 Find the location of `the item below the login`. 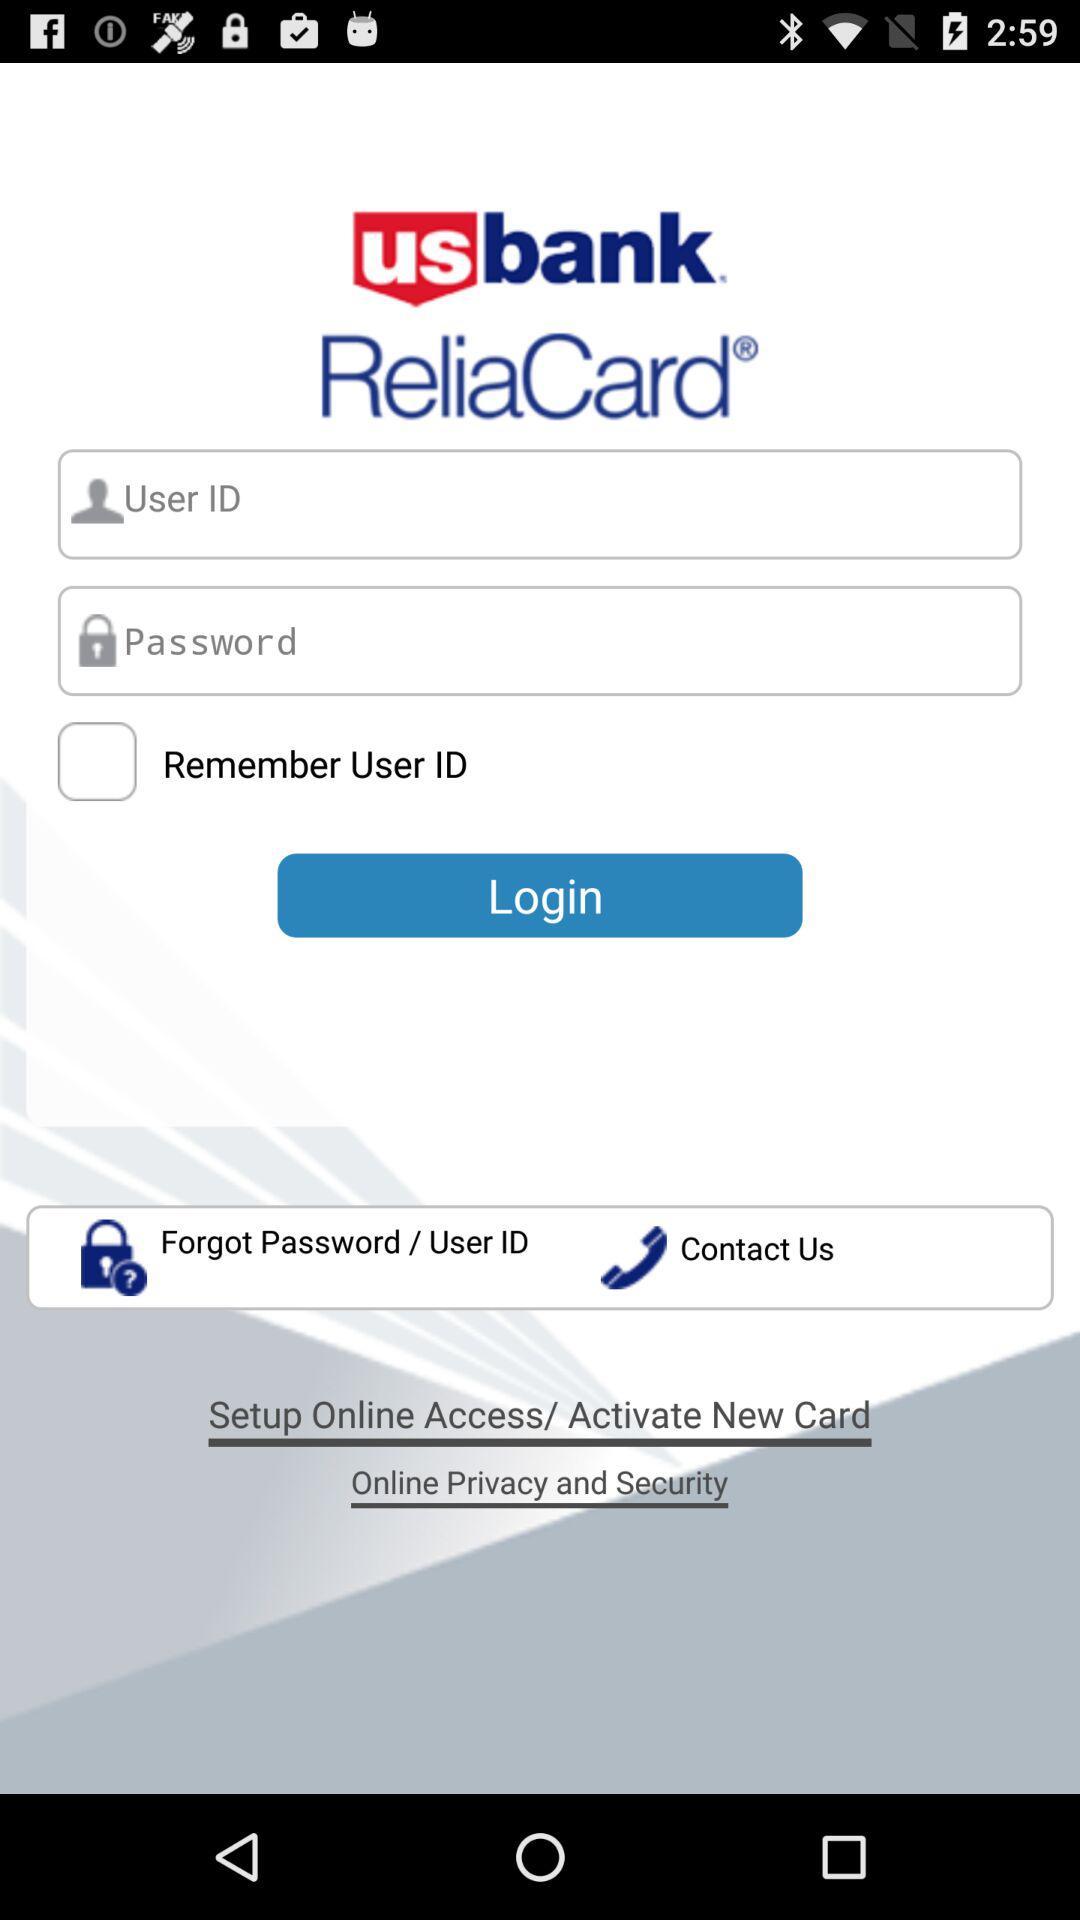

the item below the login is located at coordinates (826, 1256).